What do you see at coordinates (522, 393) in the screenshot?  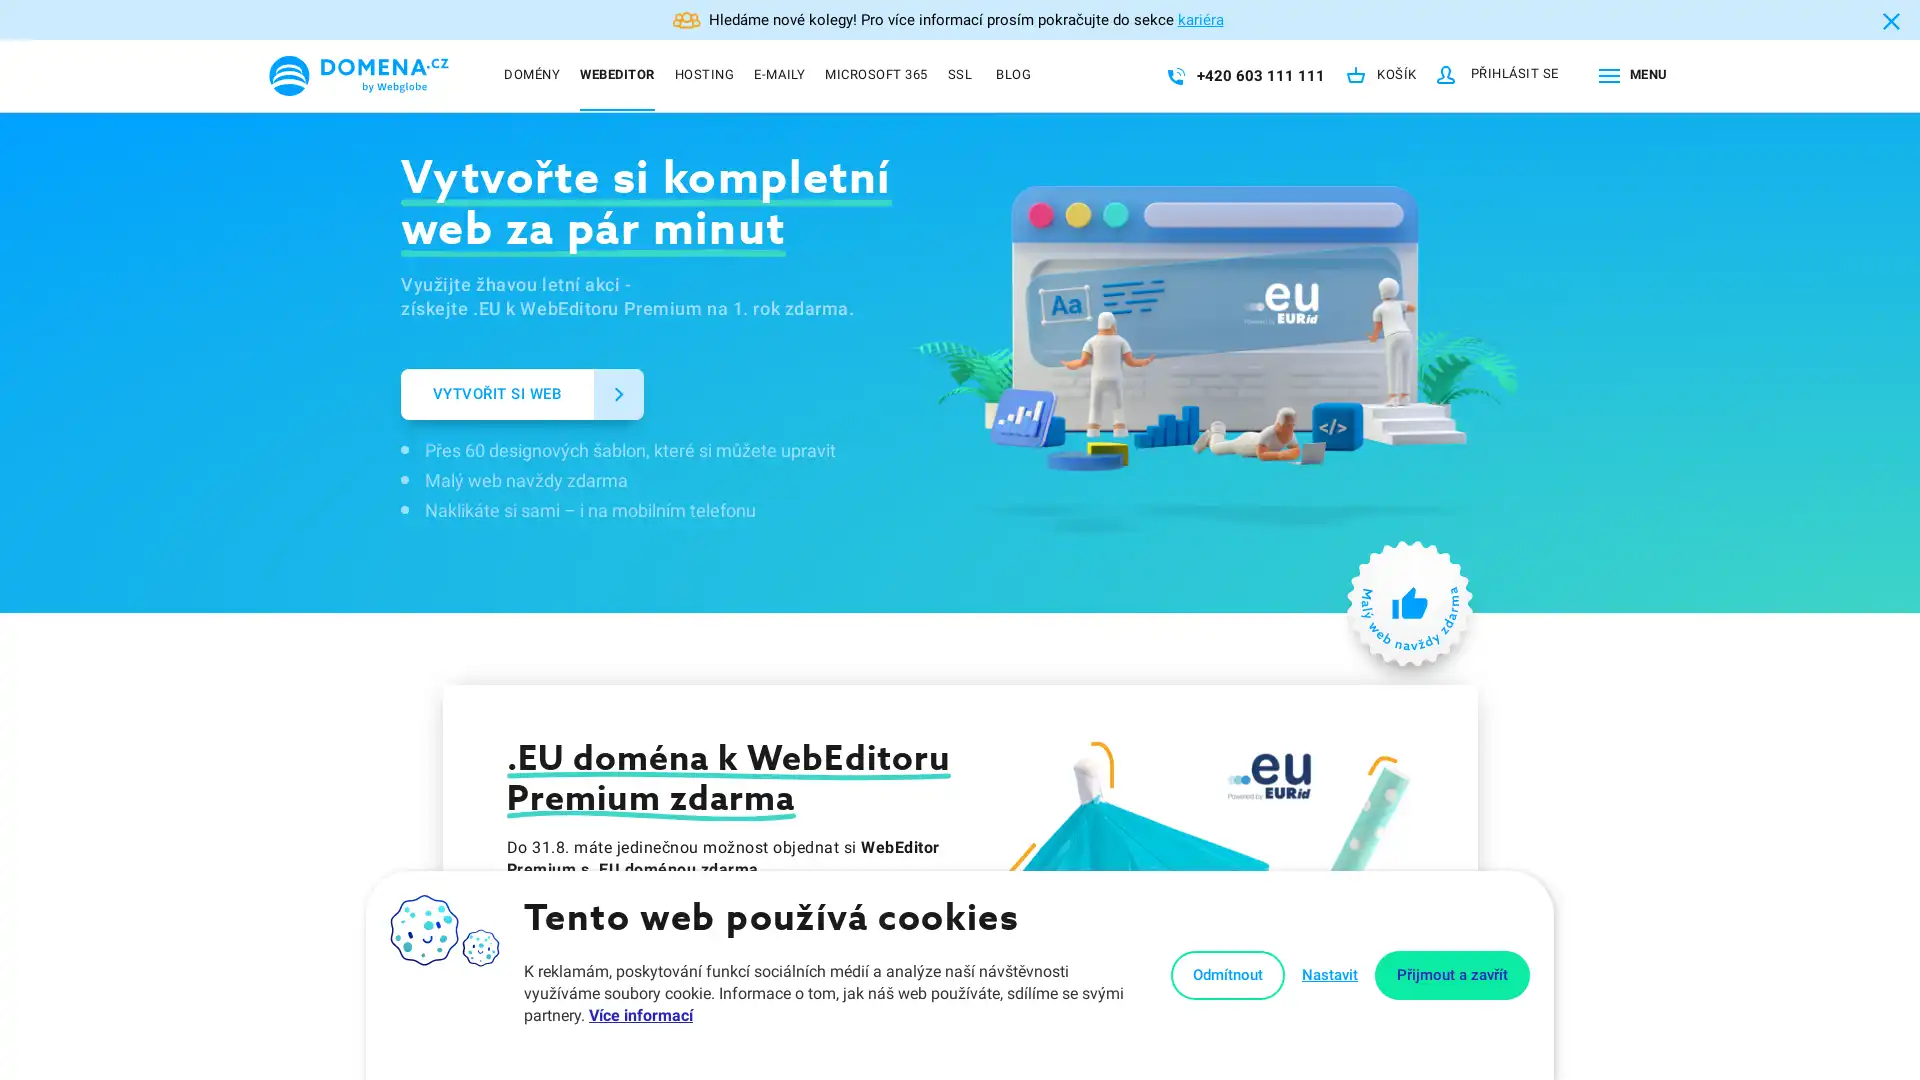 I see `VYTVORIT SI WEB F` at bounding box center [522, 393].